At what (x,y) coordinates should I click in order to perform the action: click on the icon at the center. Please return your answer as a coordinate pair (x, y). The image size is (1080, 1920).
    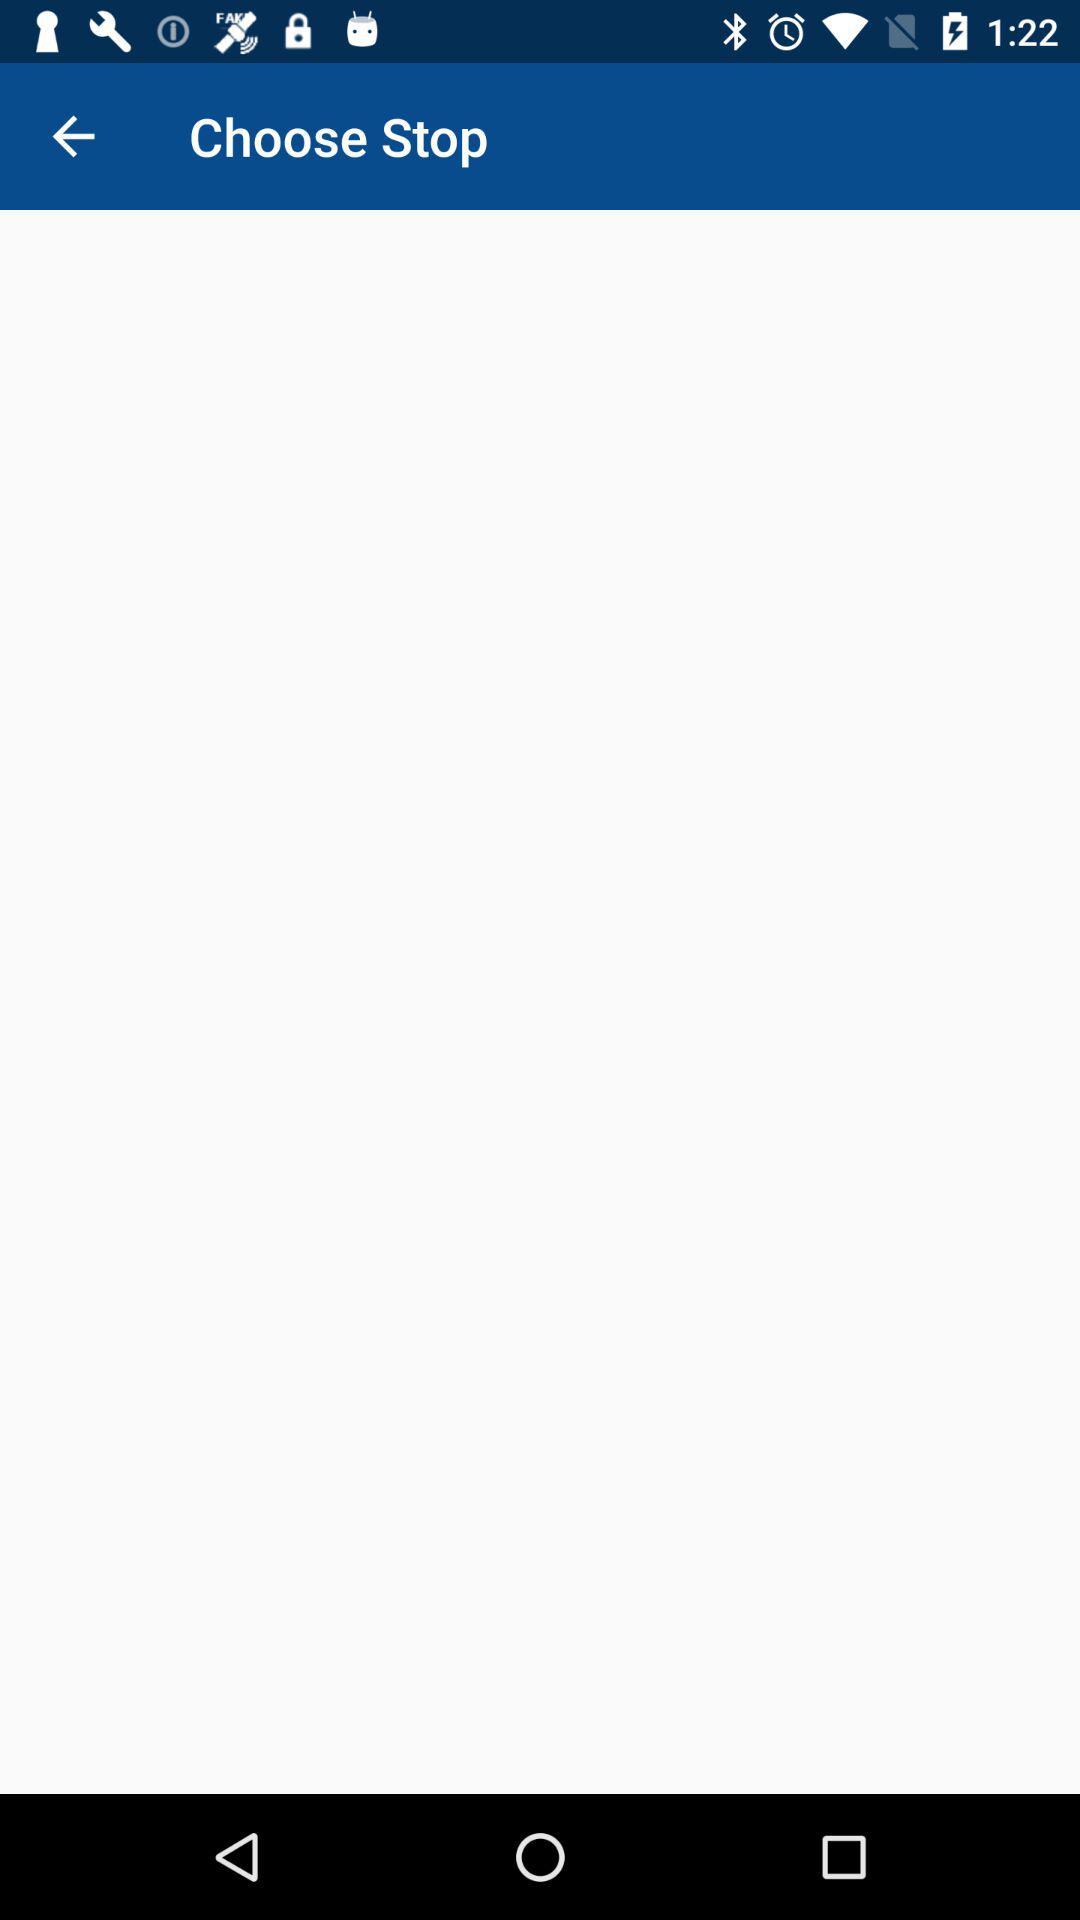
    Looking at the image, I should click on (540, 1002).